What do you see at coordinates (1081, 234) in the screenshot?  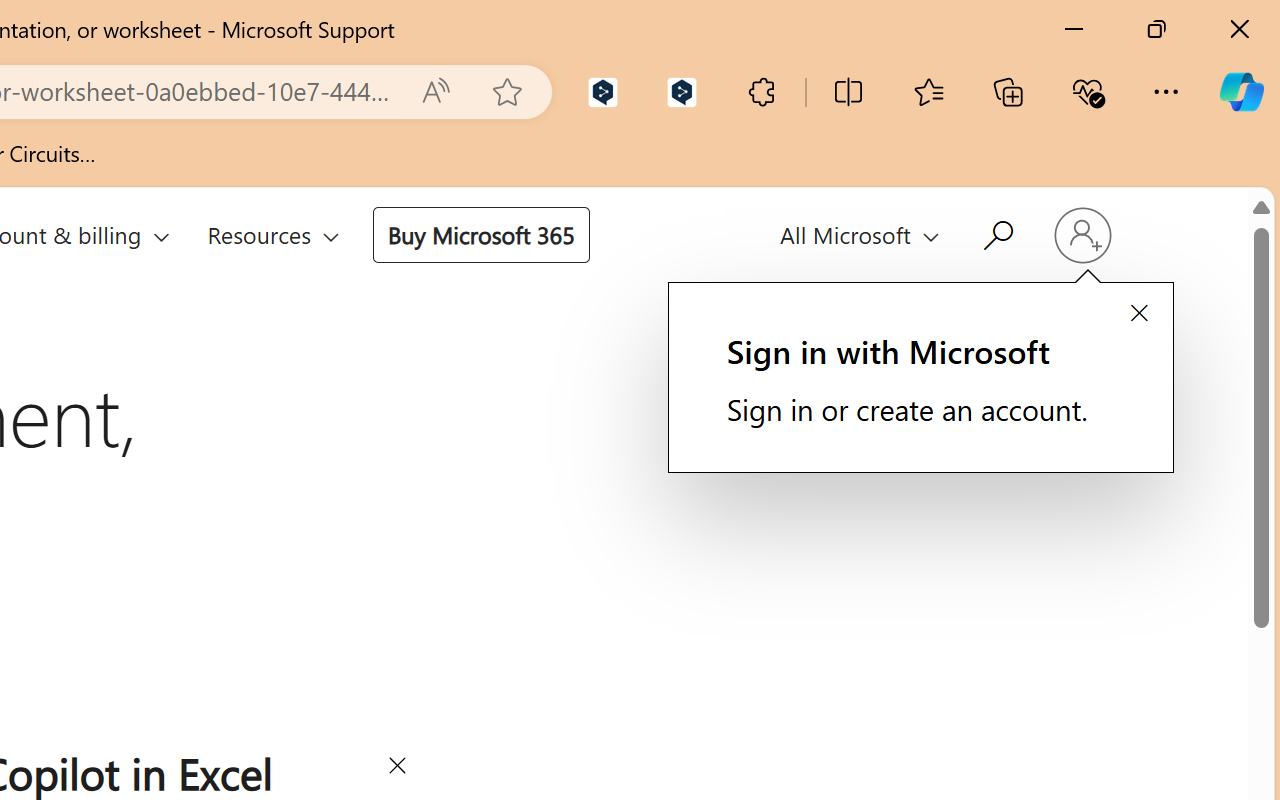 I see `'Sign in to your account'` at bounding box center [1081, 234].